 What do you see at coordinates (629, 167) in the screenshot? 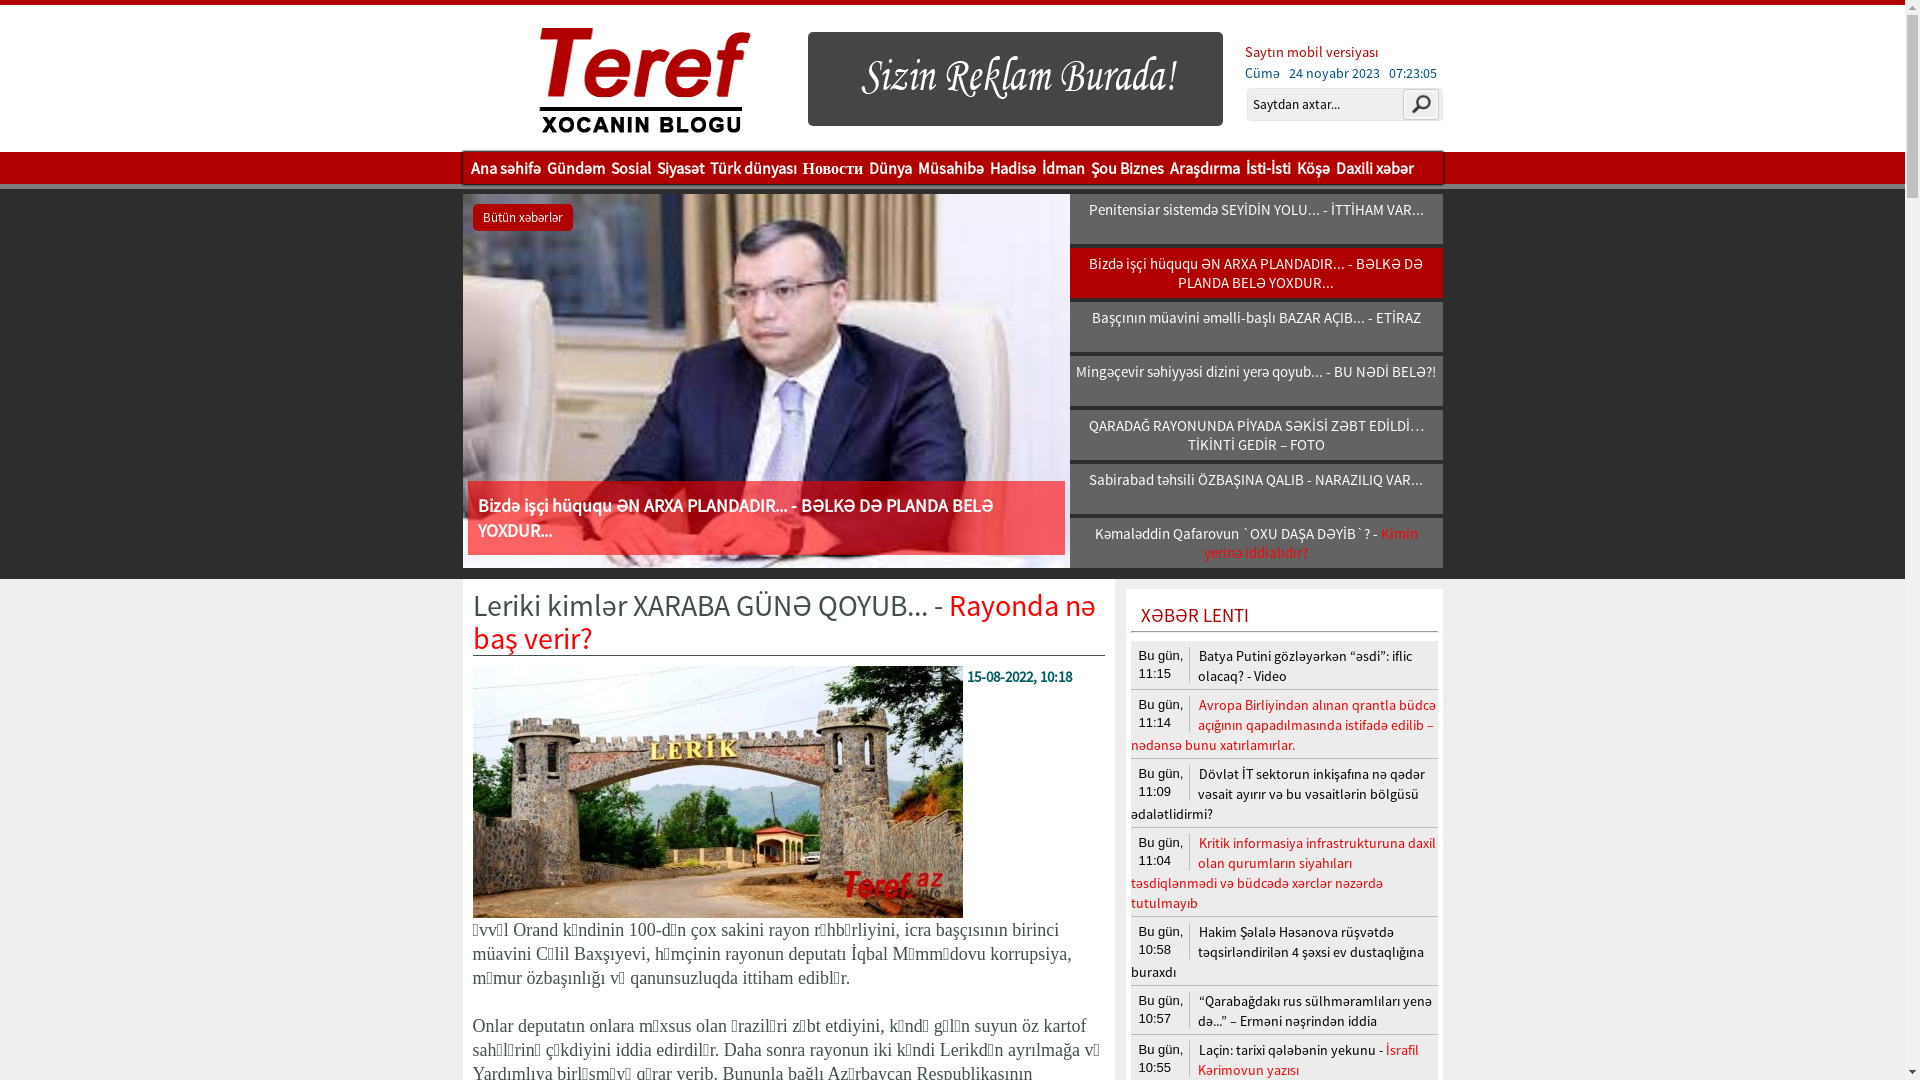
I see `'Sosial'` at bounding box center [629, 167].